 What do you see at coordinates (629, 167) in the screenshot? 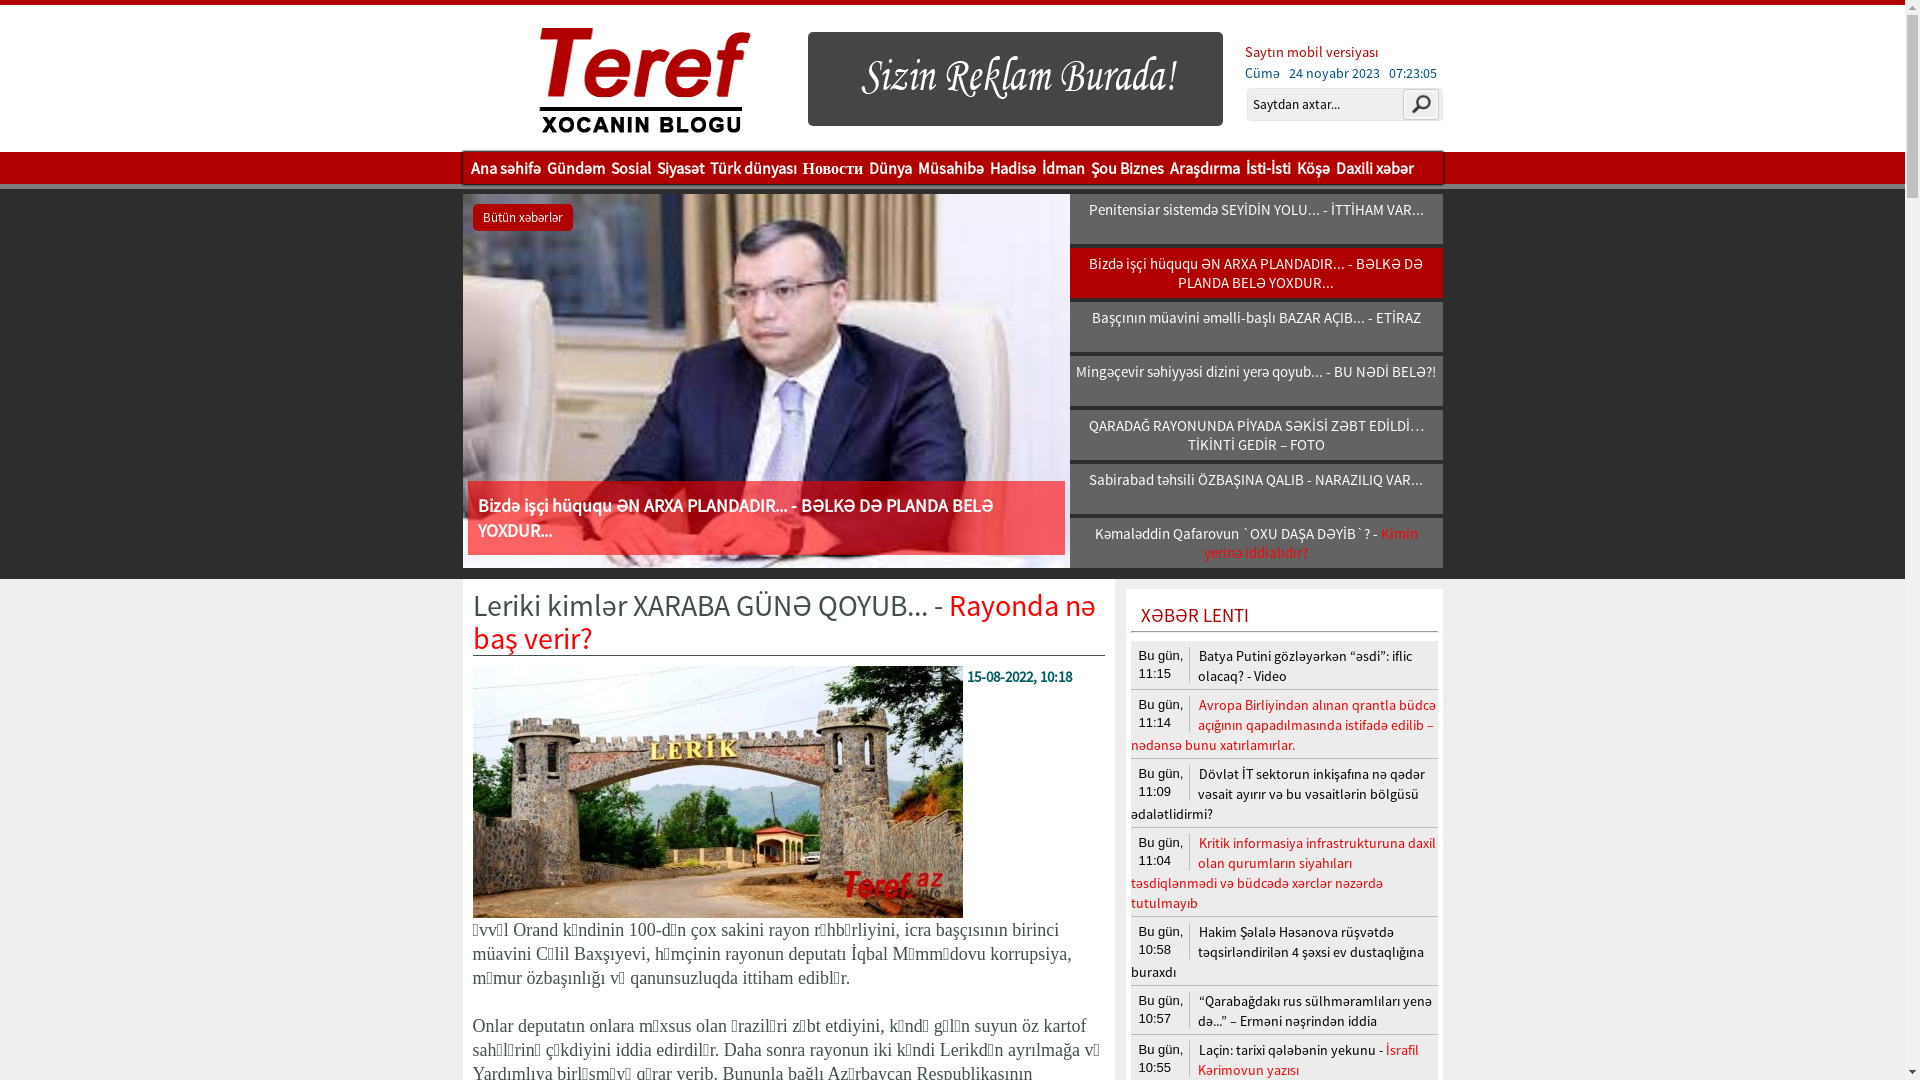
I see `'Sosial'` at bounding box center [629, 167].